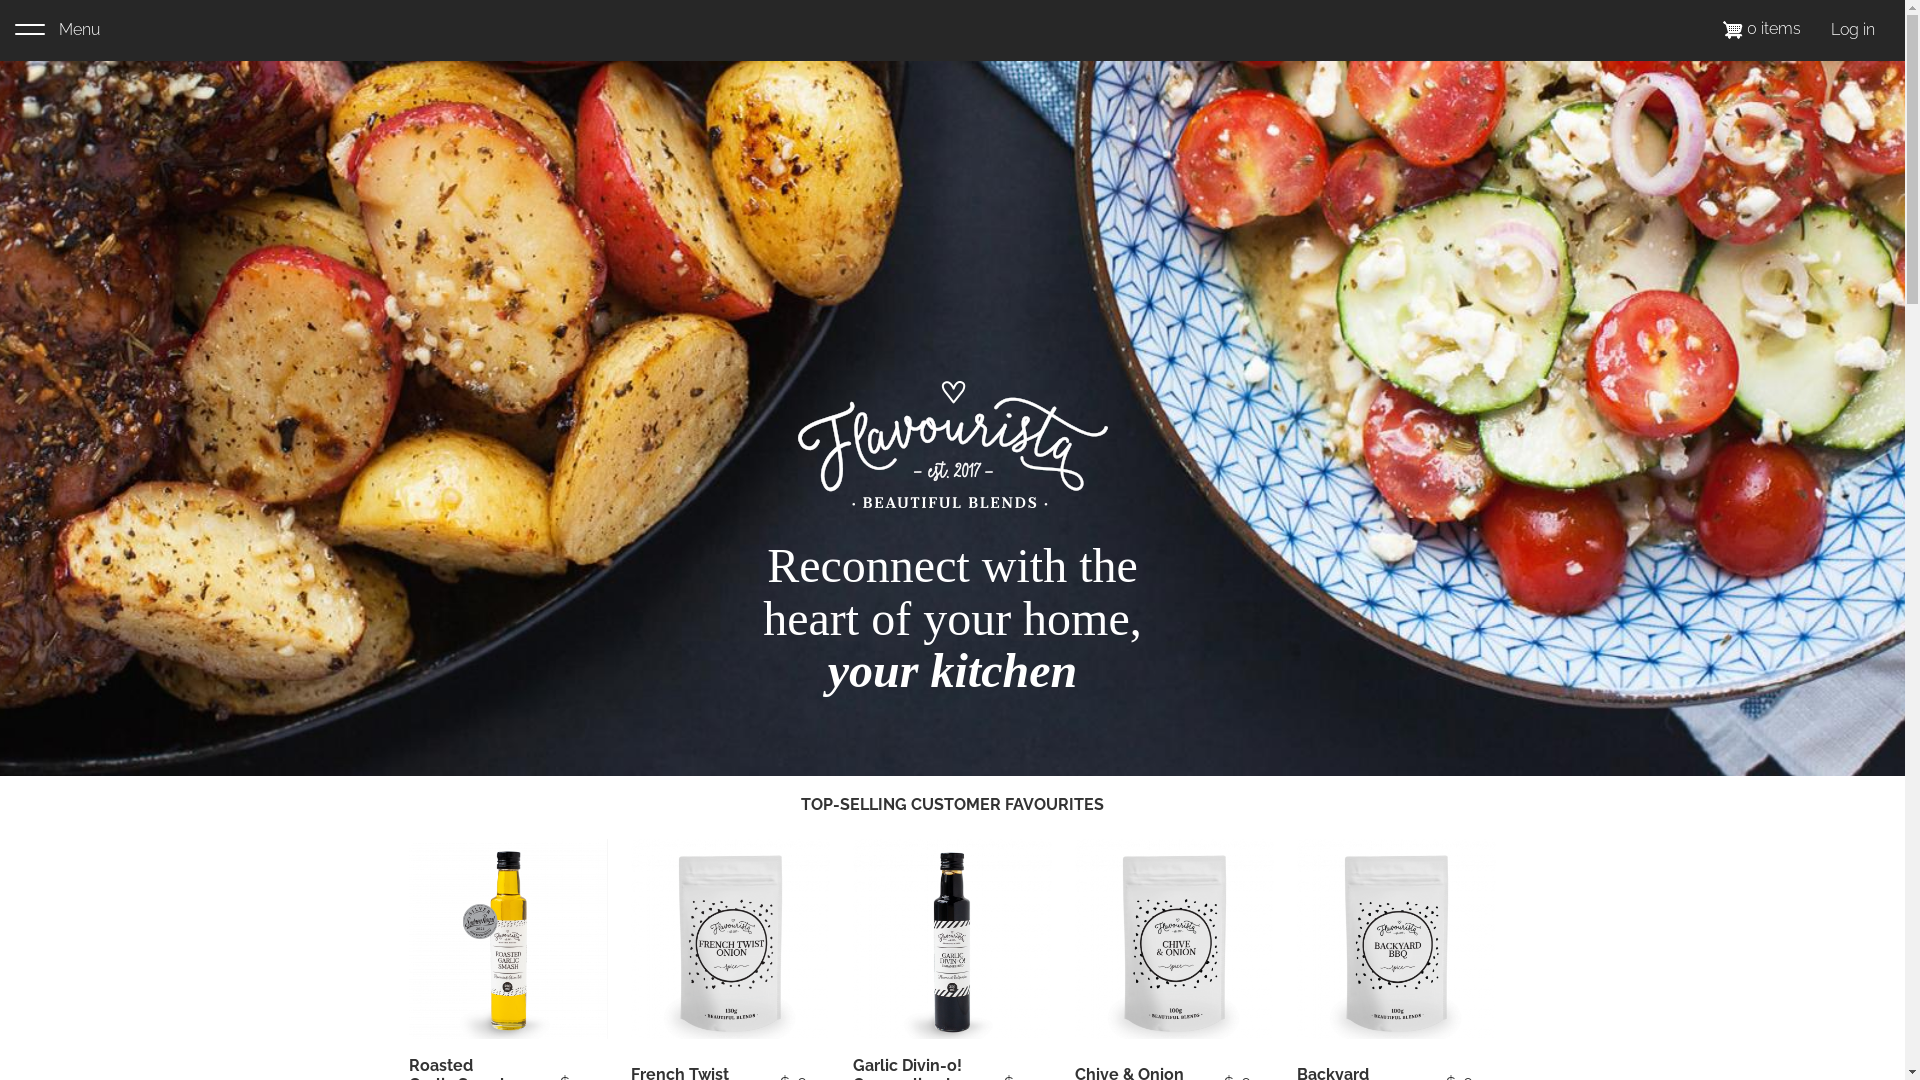 Image resolution: width=1920 pixels, height=1080 pixels. What do you see at coordinates (0, 0) in the screenshot?
I see `'Skip to main content'` at bounding box center [0, 0].